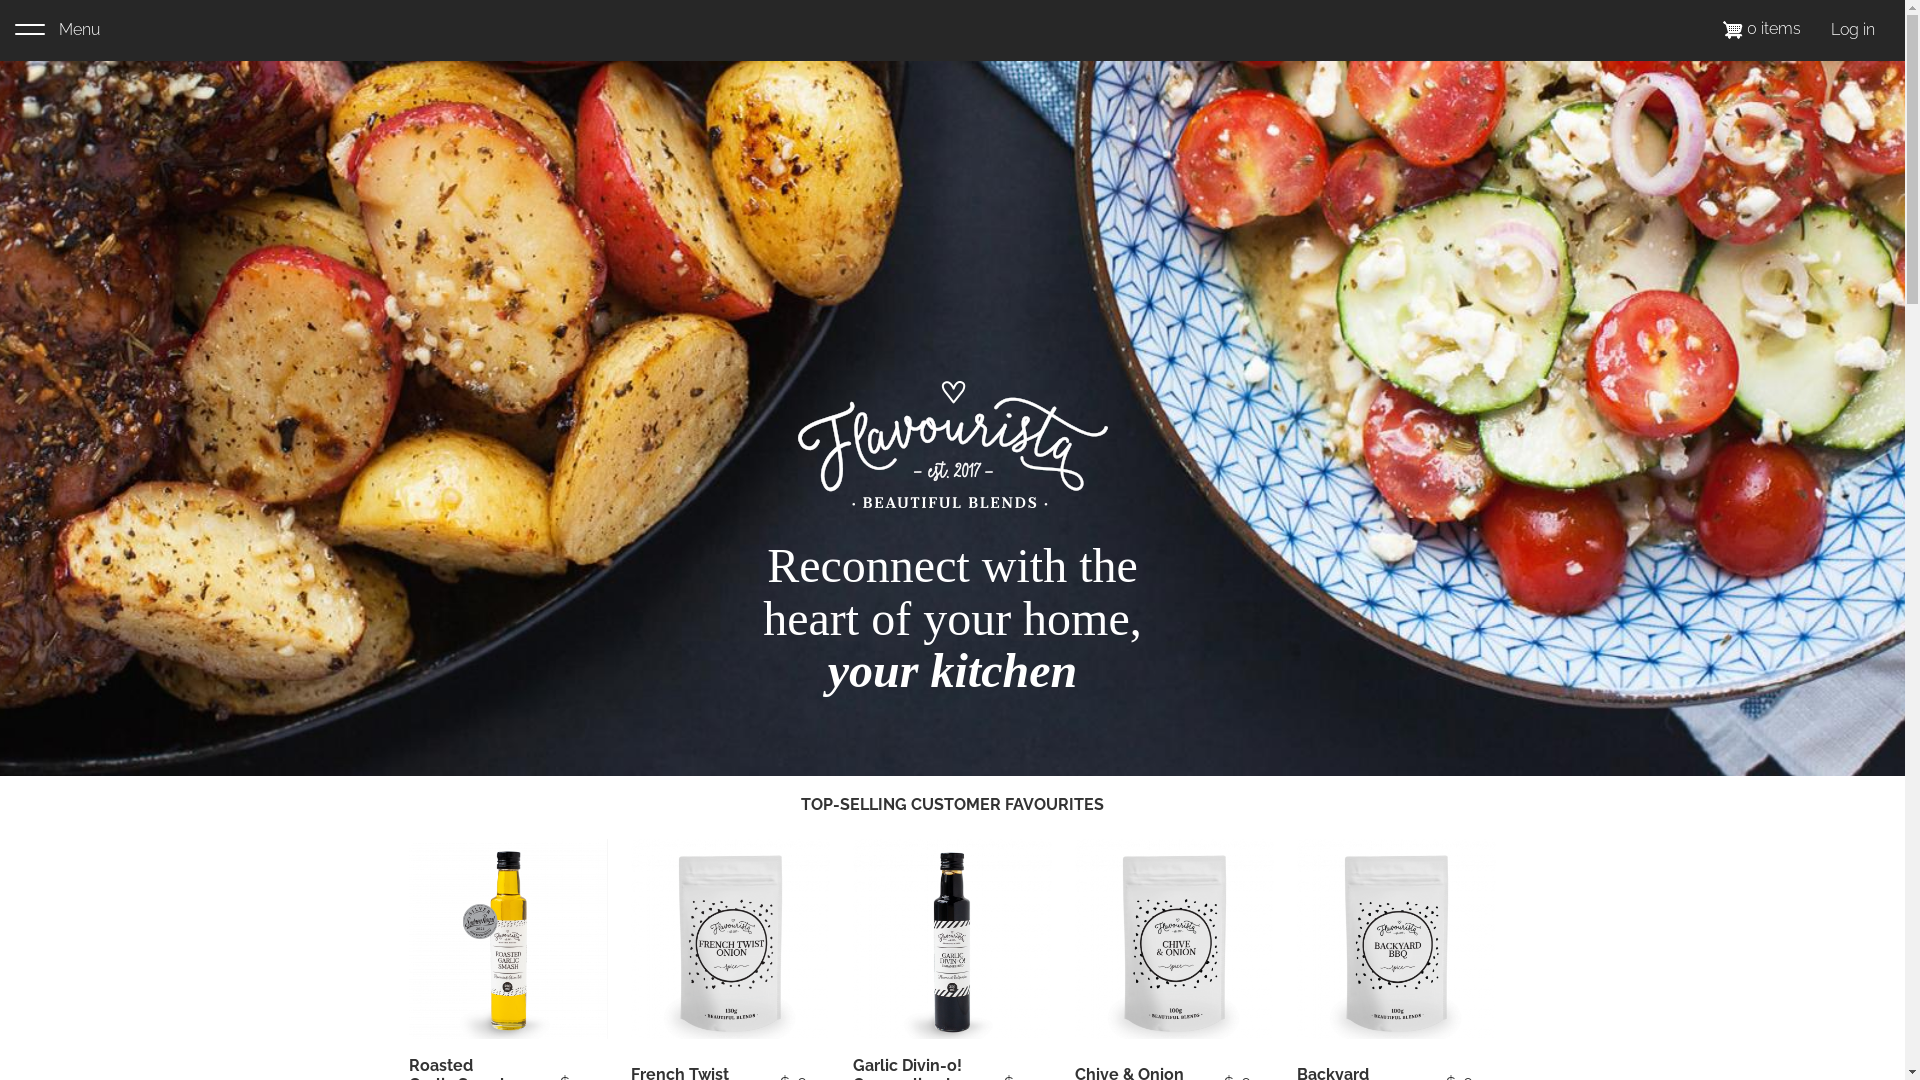 Image resolution: width=1920 pixels, height=1080 pixels. What do you see at coordinates (0, 0) in the screenshot?
I see `'Skip to main content'` at bounding box center [0, 0].